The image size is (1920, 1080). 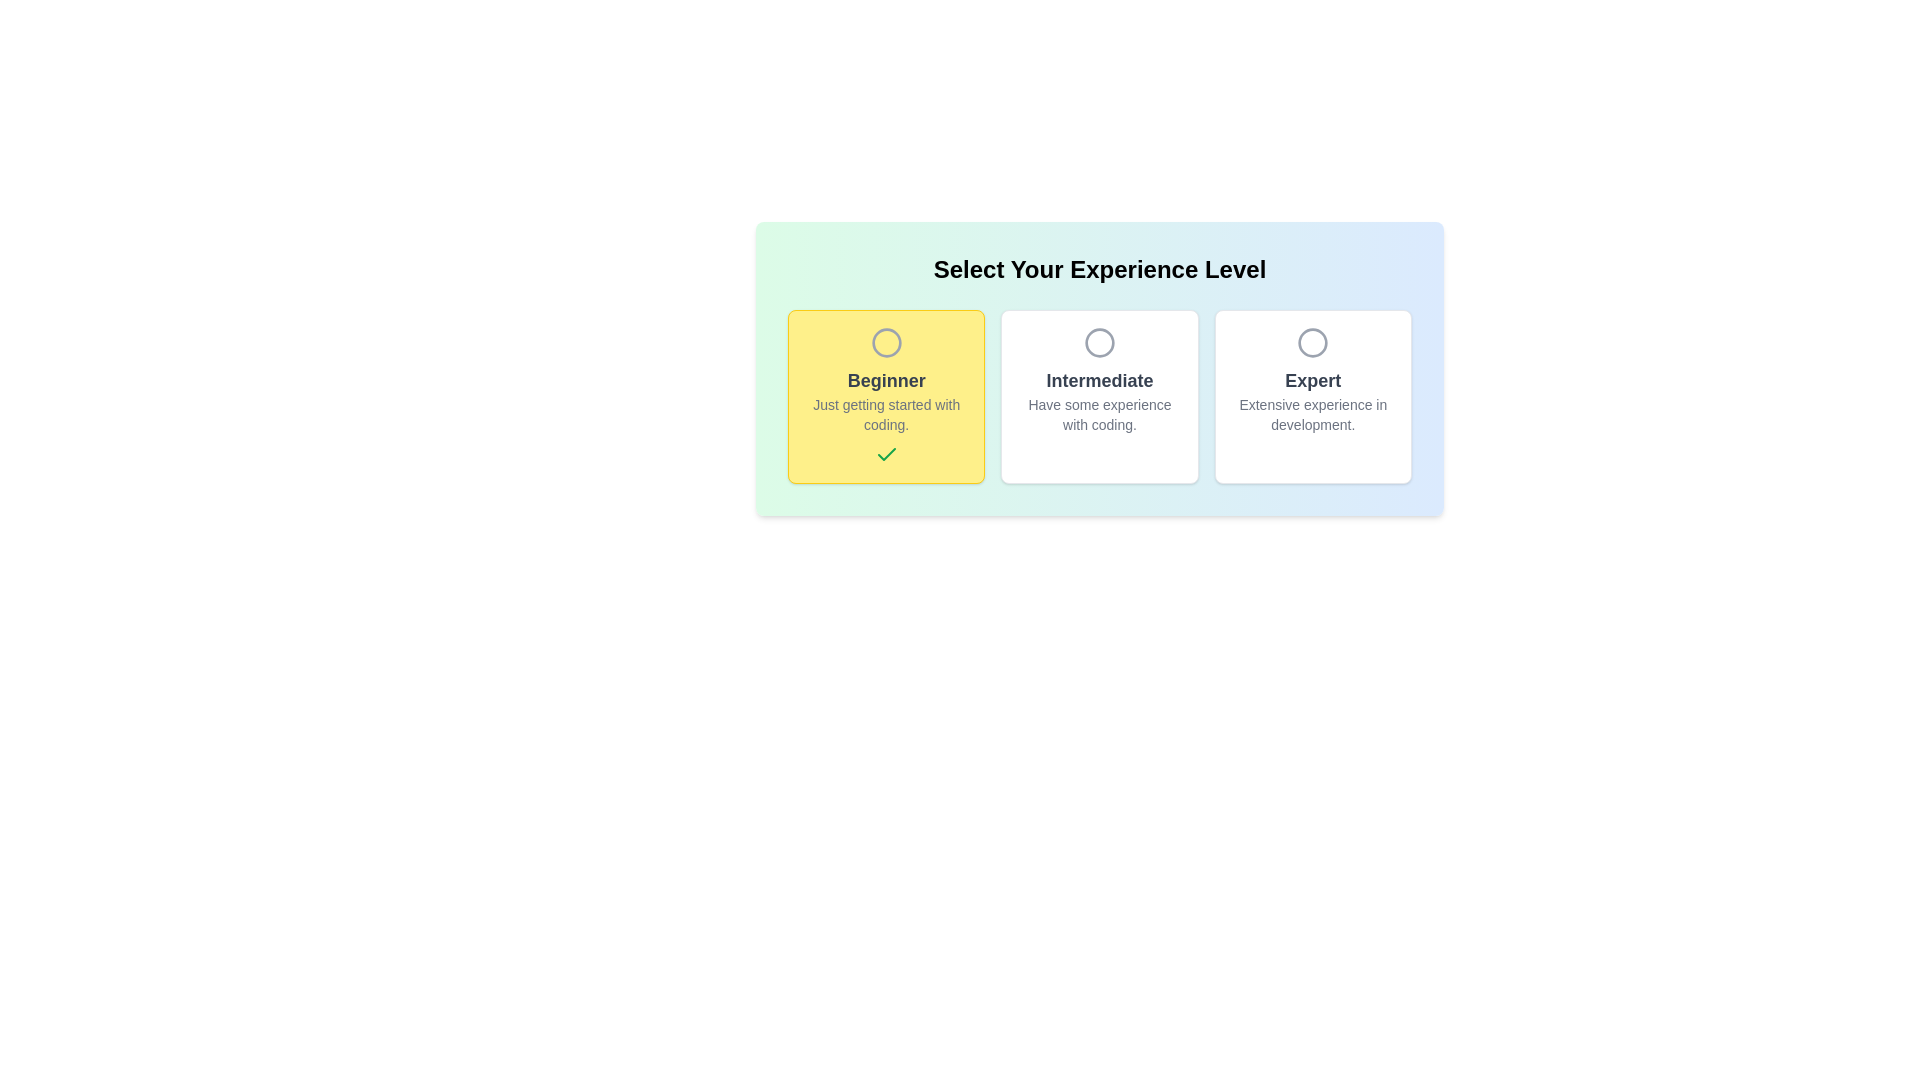 What do you see at coordinates (1313, 401) in the screenshot?
I see `the text content descriptor labeled 'Expert' which provides information about the 'Expert' experience level, located as the third card in the 'Select Your Experience Level' section` at bounding box center [1313, 401].